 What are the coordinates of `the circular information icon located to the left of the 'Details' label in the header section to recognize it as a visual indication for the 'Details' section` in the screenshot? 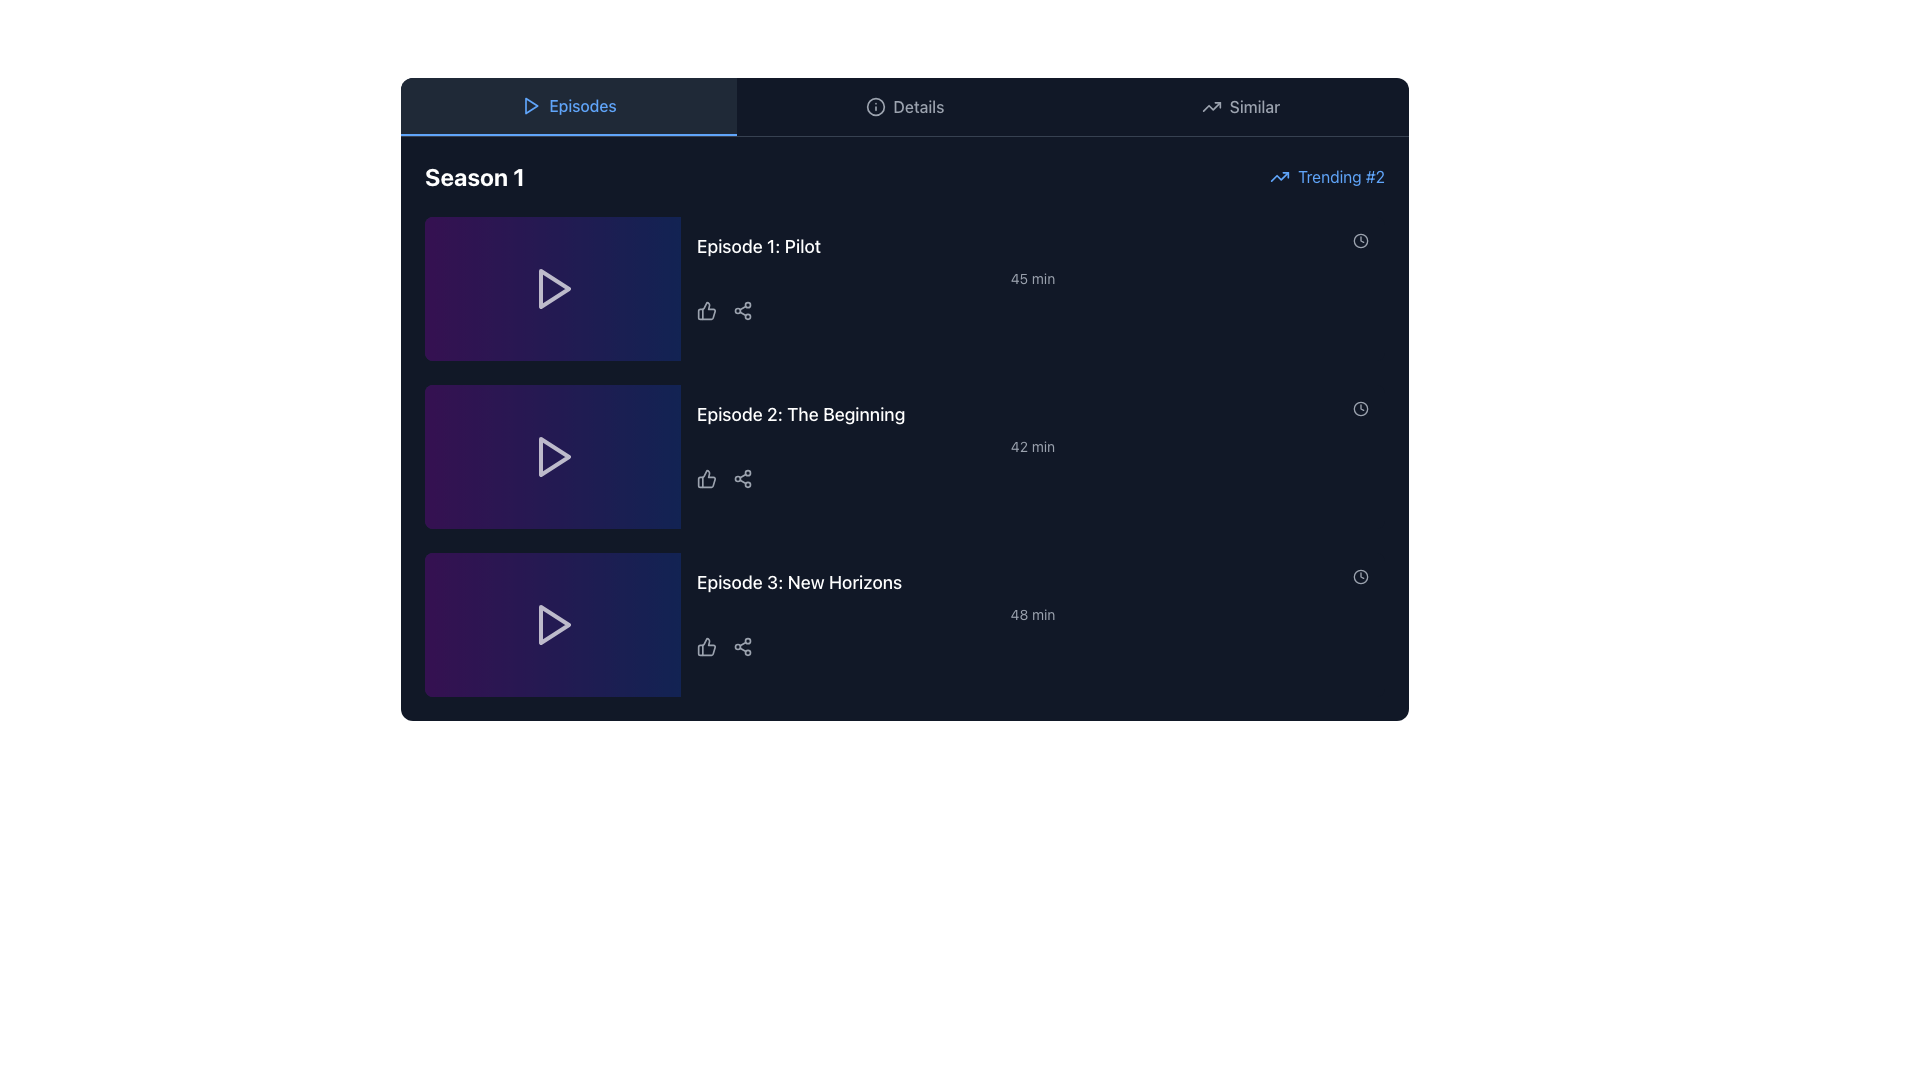 It's located at (875, 107).